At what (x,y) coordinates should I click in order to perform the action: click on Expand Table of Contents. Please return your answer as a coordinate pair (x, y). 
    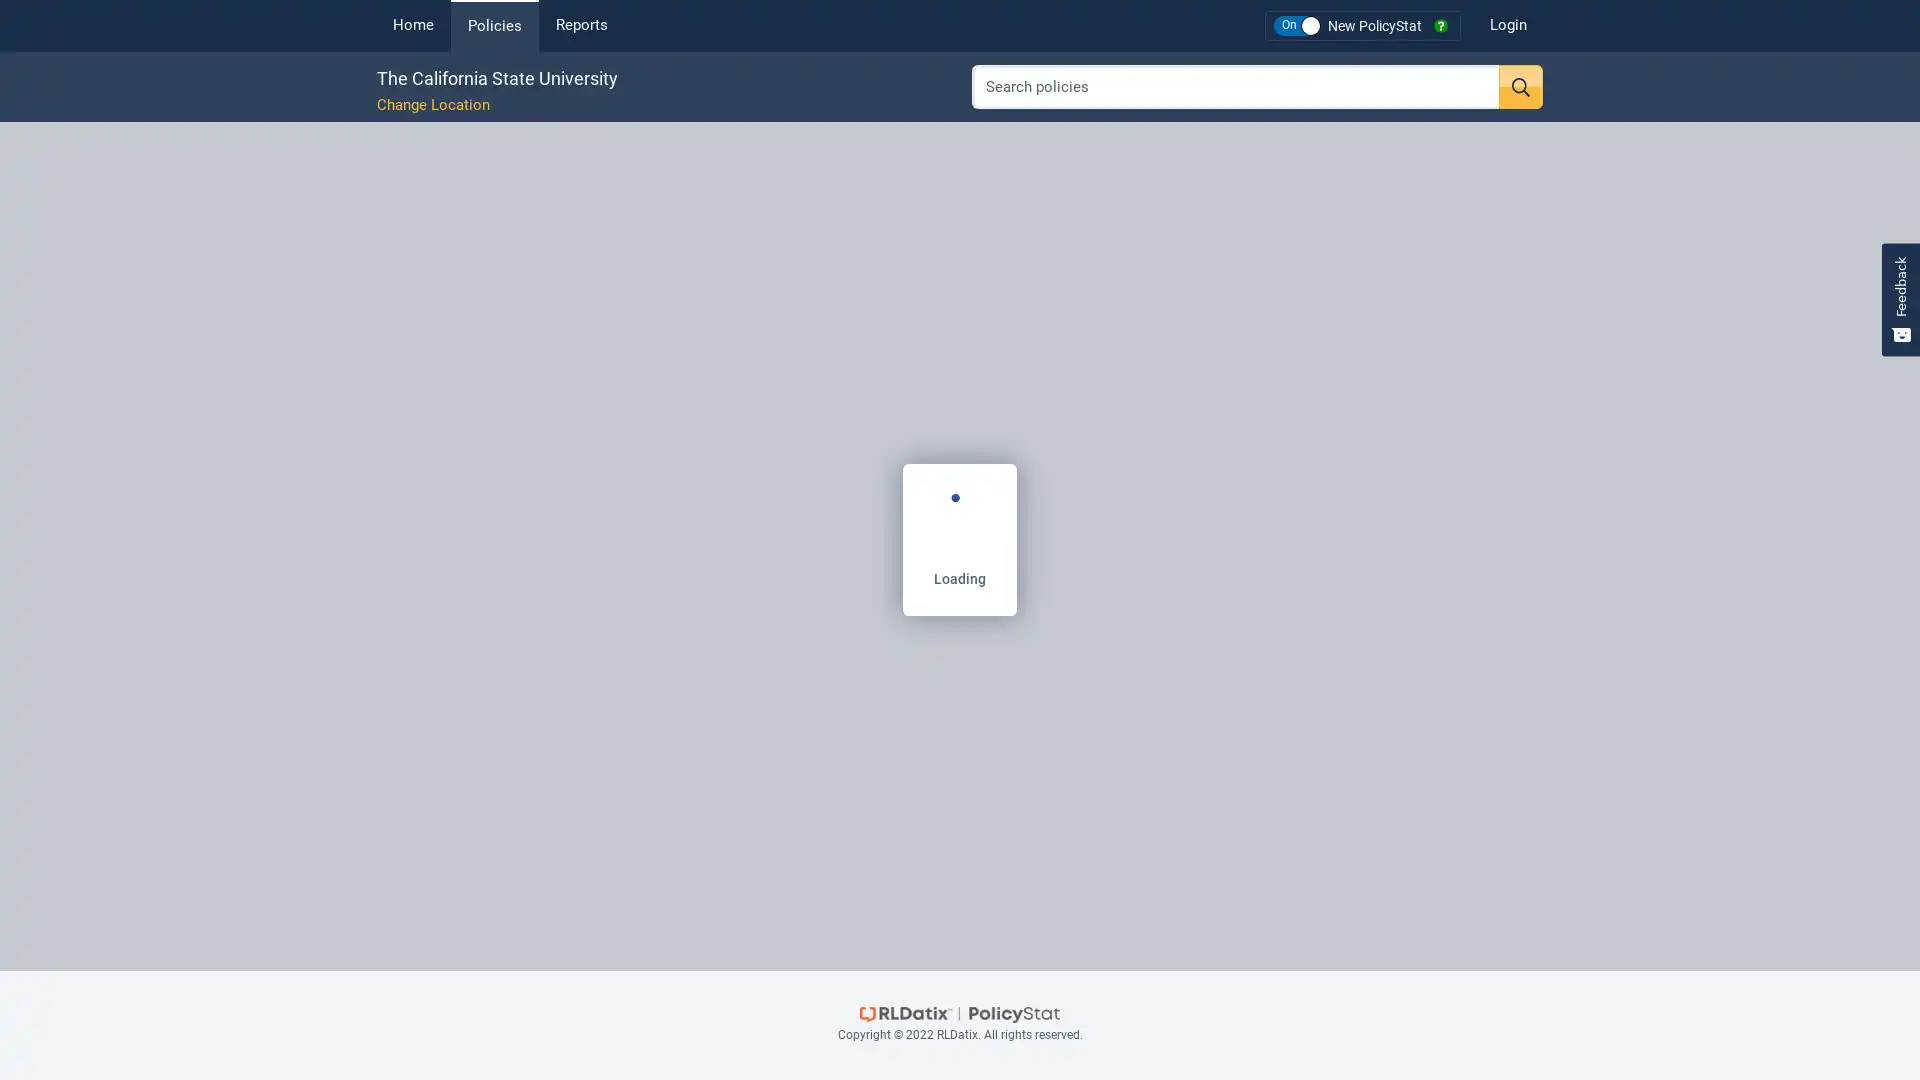
    Looking at the image, I should click on (30, 1025).